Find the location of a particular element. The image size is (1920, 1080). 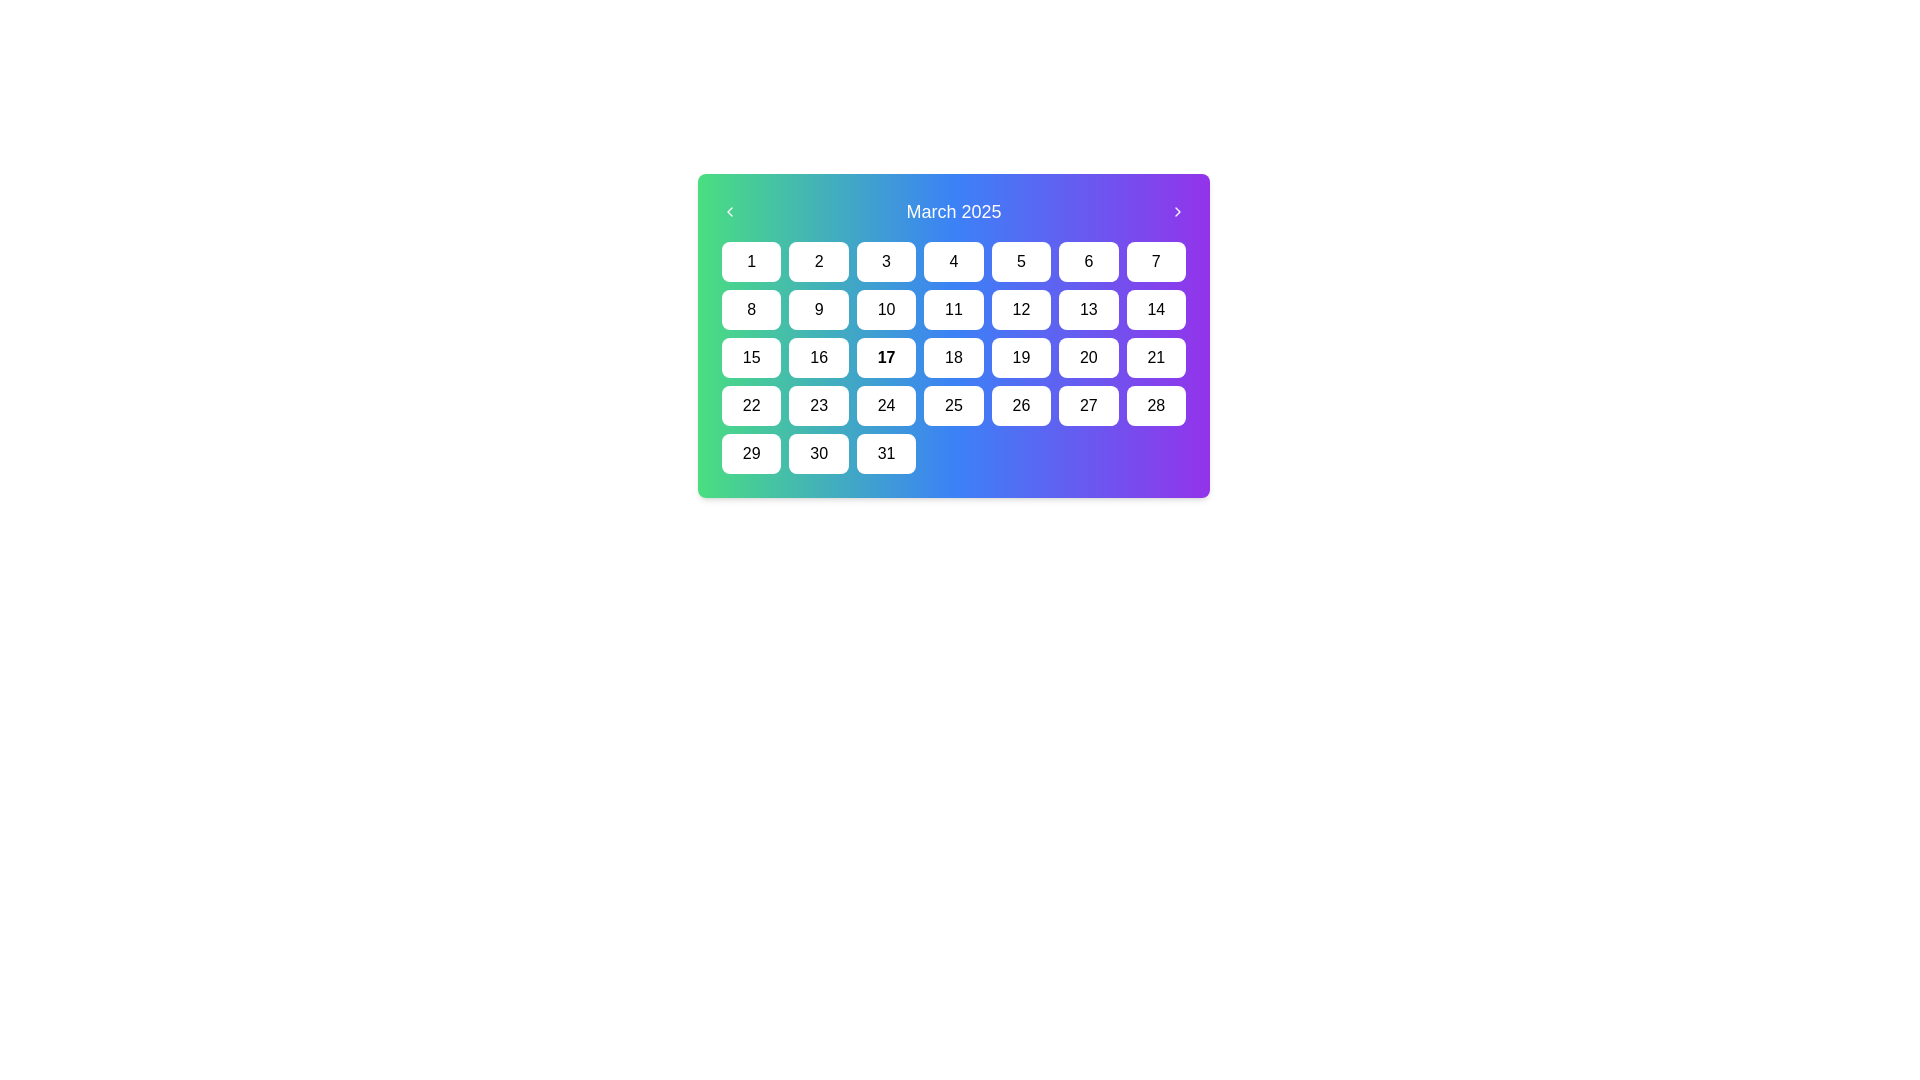

the forward navigation button located at the top-right of the header displaying 'March 2025' is located at coordinates (1177, 212).